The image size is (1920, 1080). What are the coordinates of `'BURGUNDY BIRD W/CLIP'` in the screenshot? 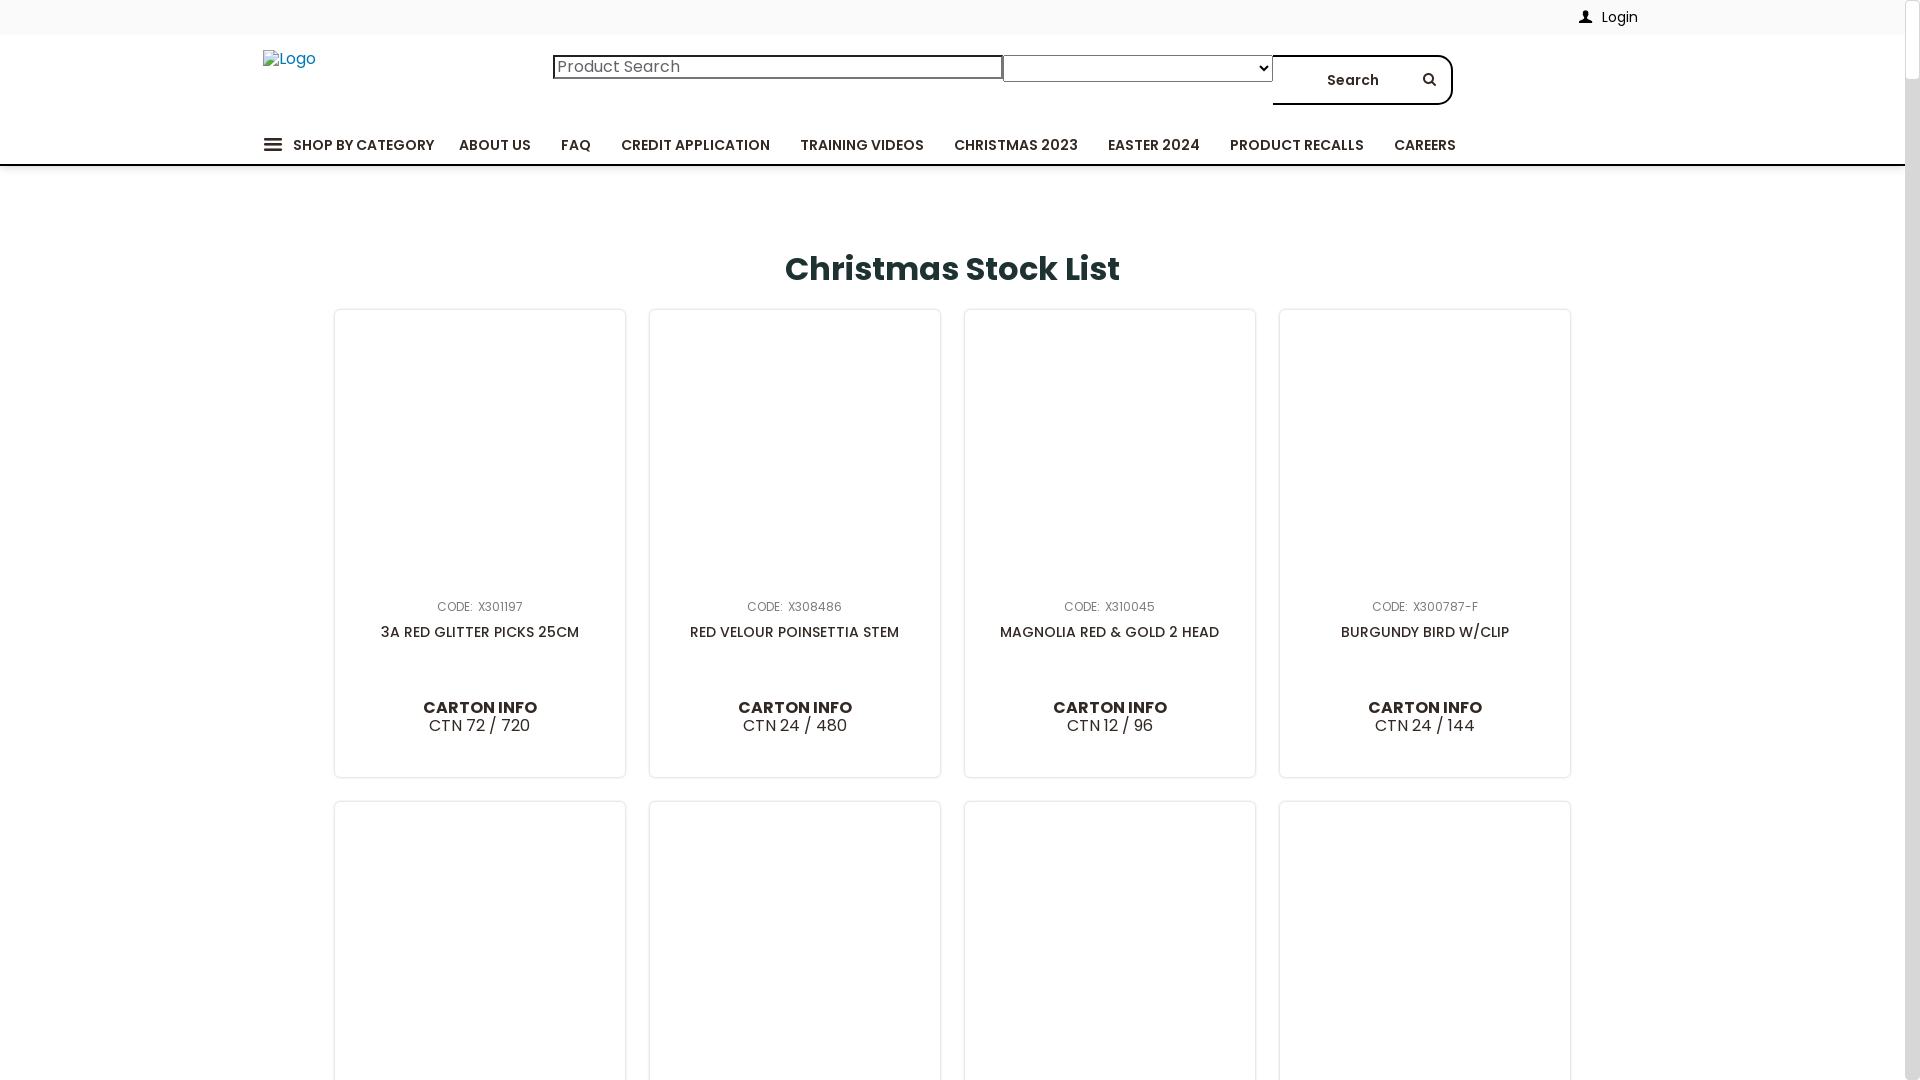 It's located at (1424, 632).